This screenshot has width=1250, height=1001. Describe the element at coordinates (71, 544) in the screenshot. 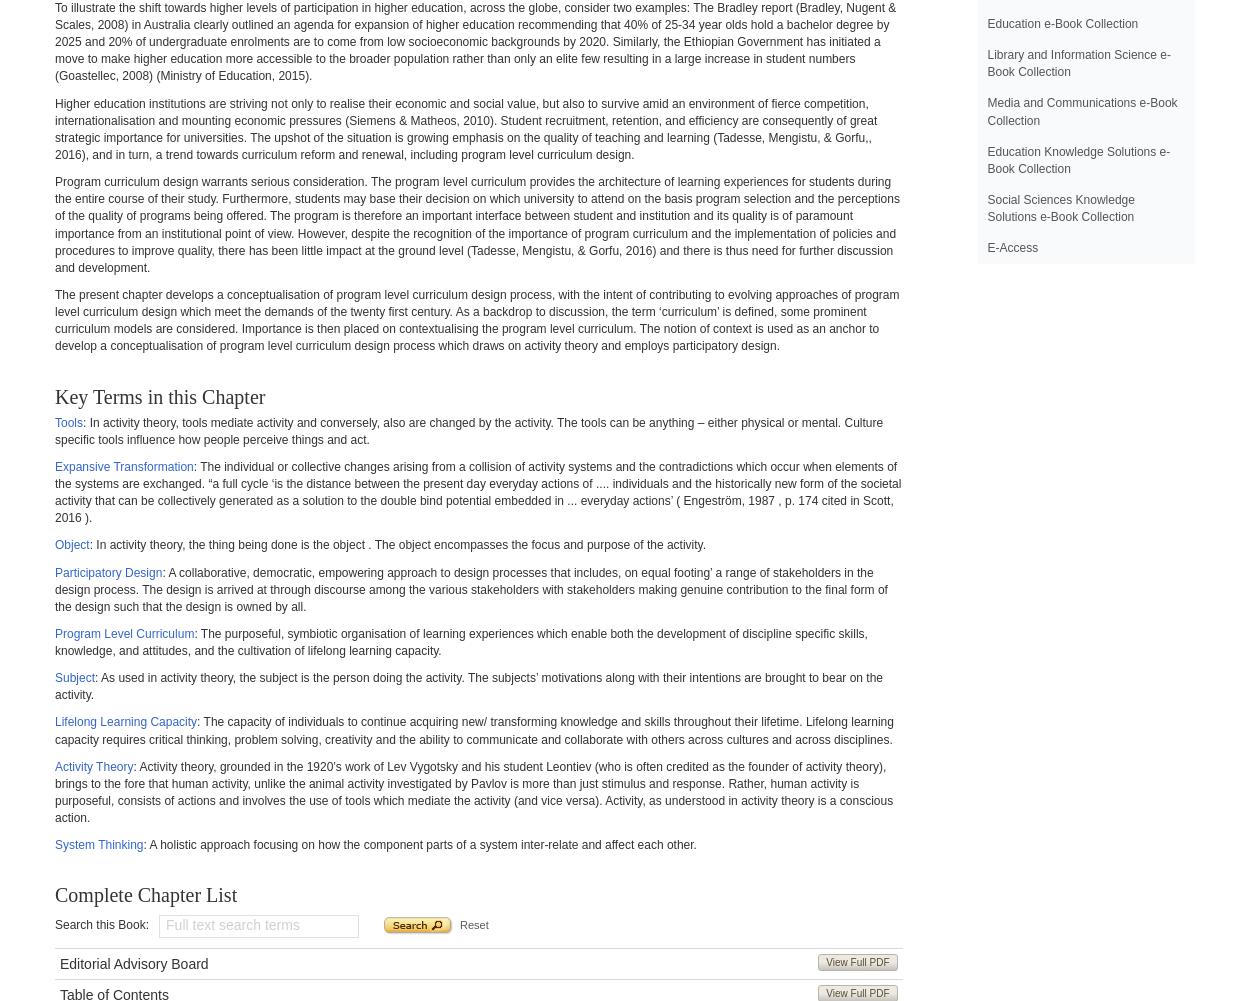

I see `'Object'` at that location.